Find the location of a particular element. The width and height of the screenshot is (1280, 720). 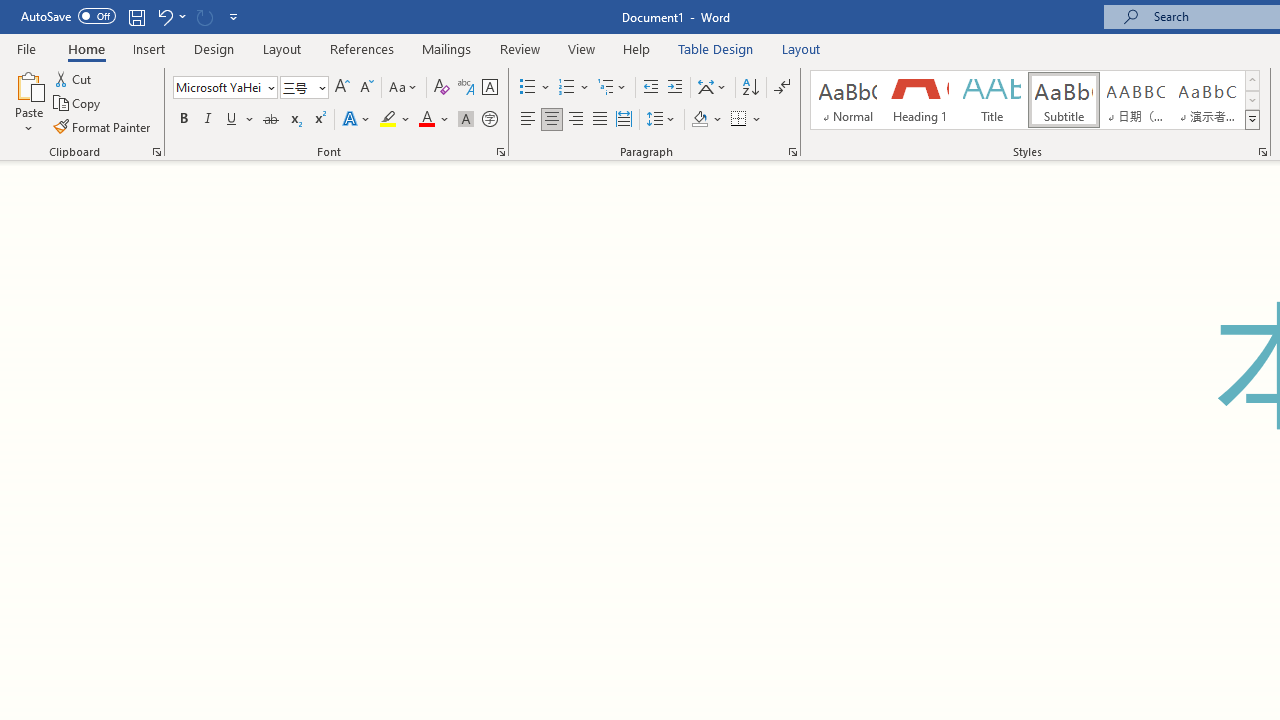

'Shading RGB(0, 0, 0)' is located at coordinates (699, 119).